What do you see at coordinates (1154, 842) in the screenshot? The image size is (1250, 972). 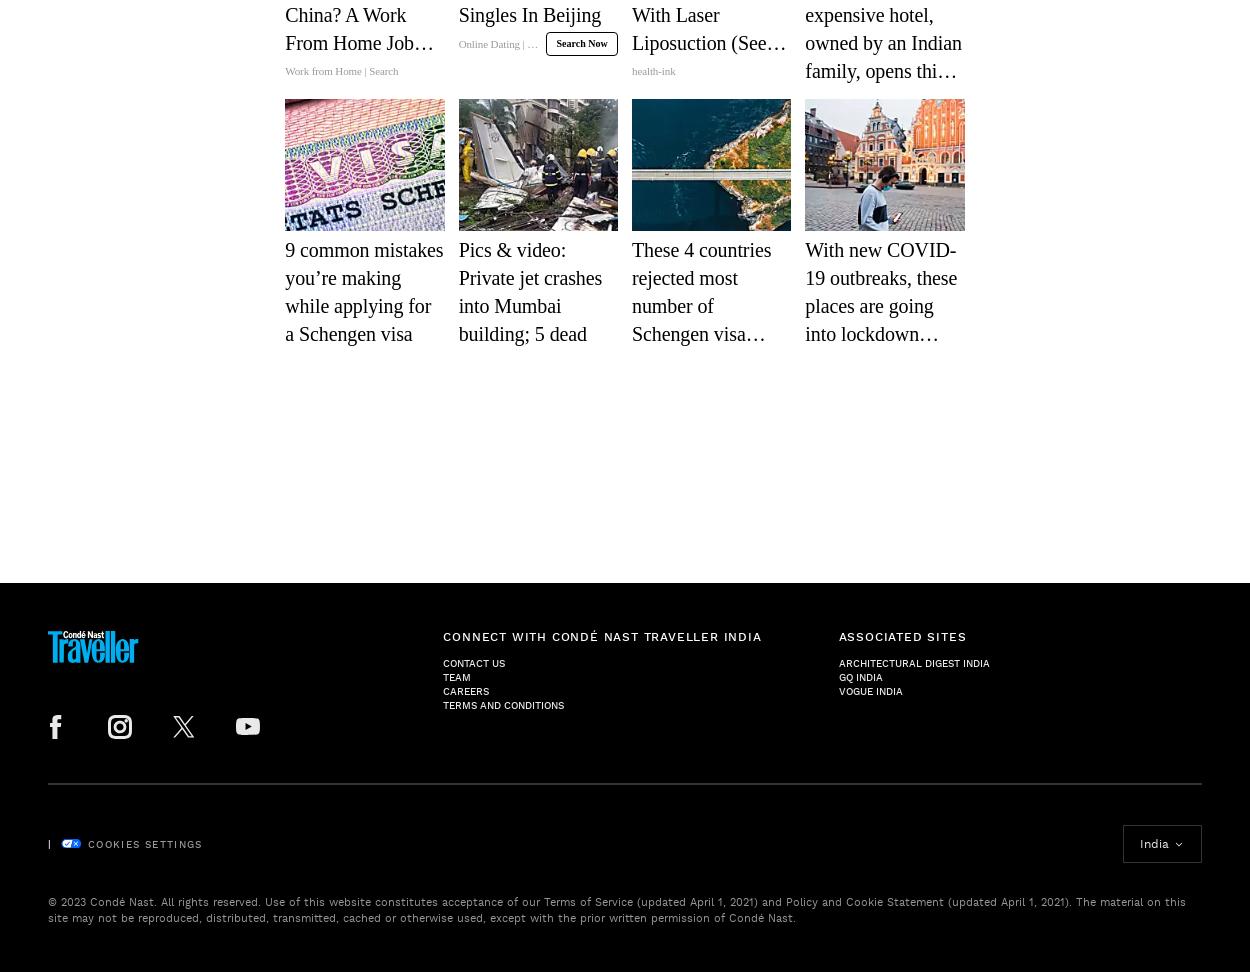 I see `'India'` at bounding box center [1154, 842].